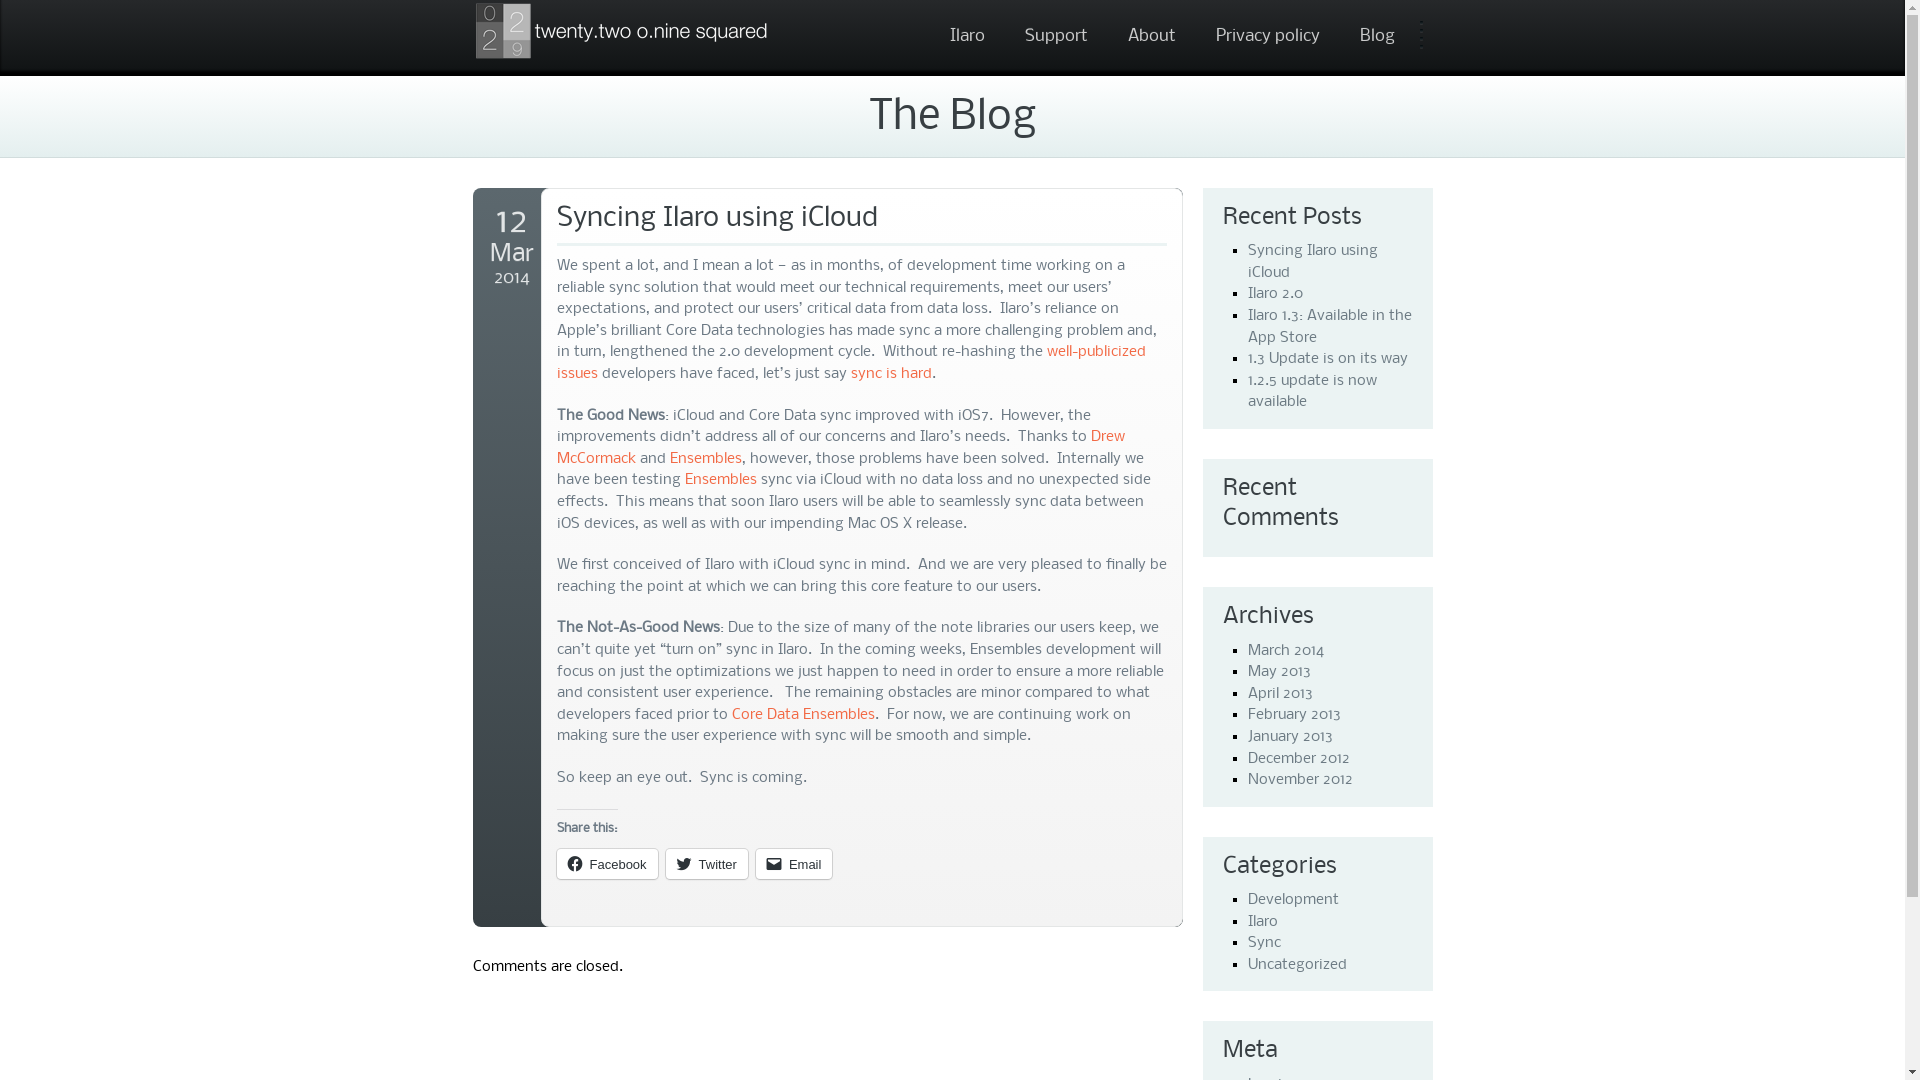  What do you see at coordinates (1299, 759) in the screenshot?
I see `'December 2012'` at bounding box center [1299, 759].